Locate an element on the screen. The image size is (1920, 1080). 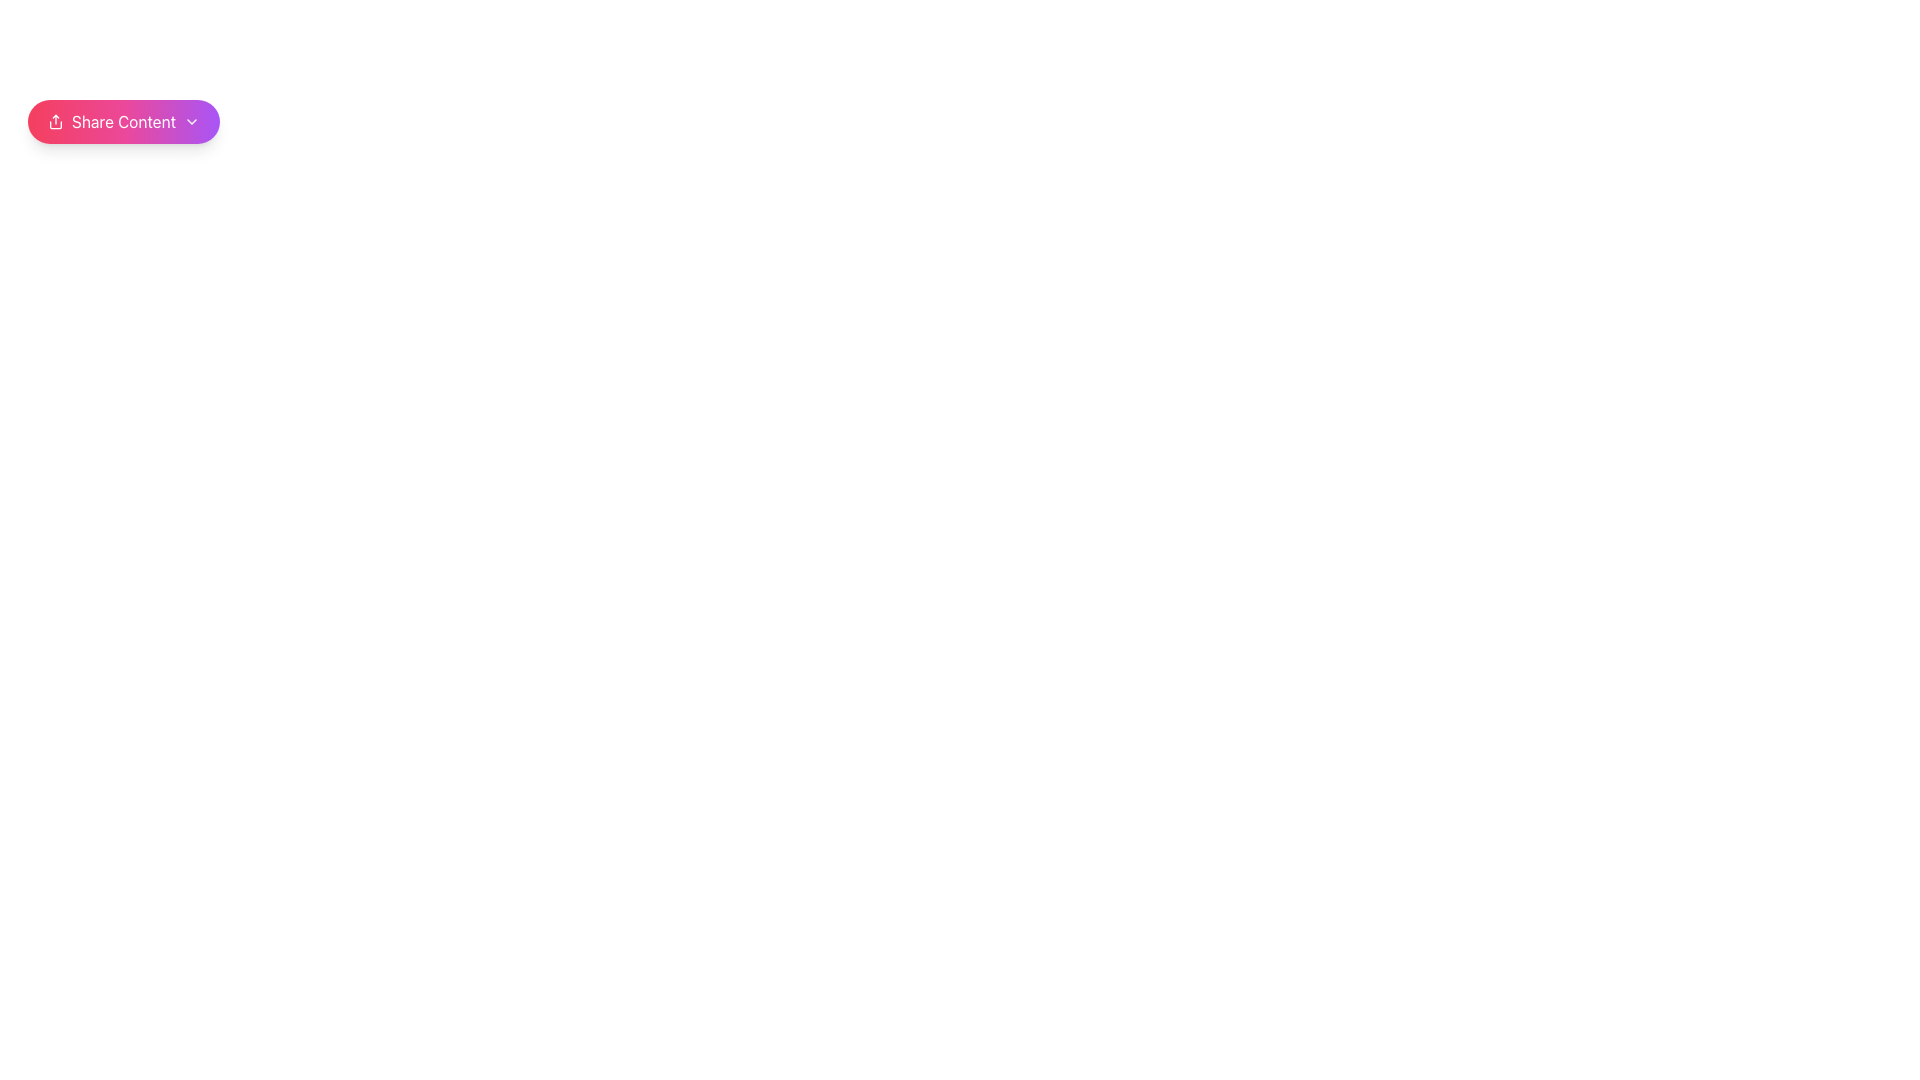
the button labeled with sharing-related text, located at the center of a rounded button is located at coordinates (123, 122).